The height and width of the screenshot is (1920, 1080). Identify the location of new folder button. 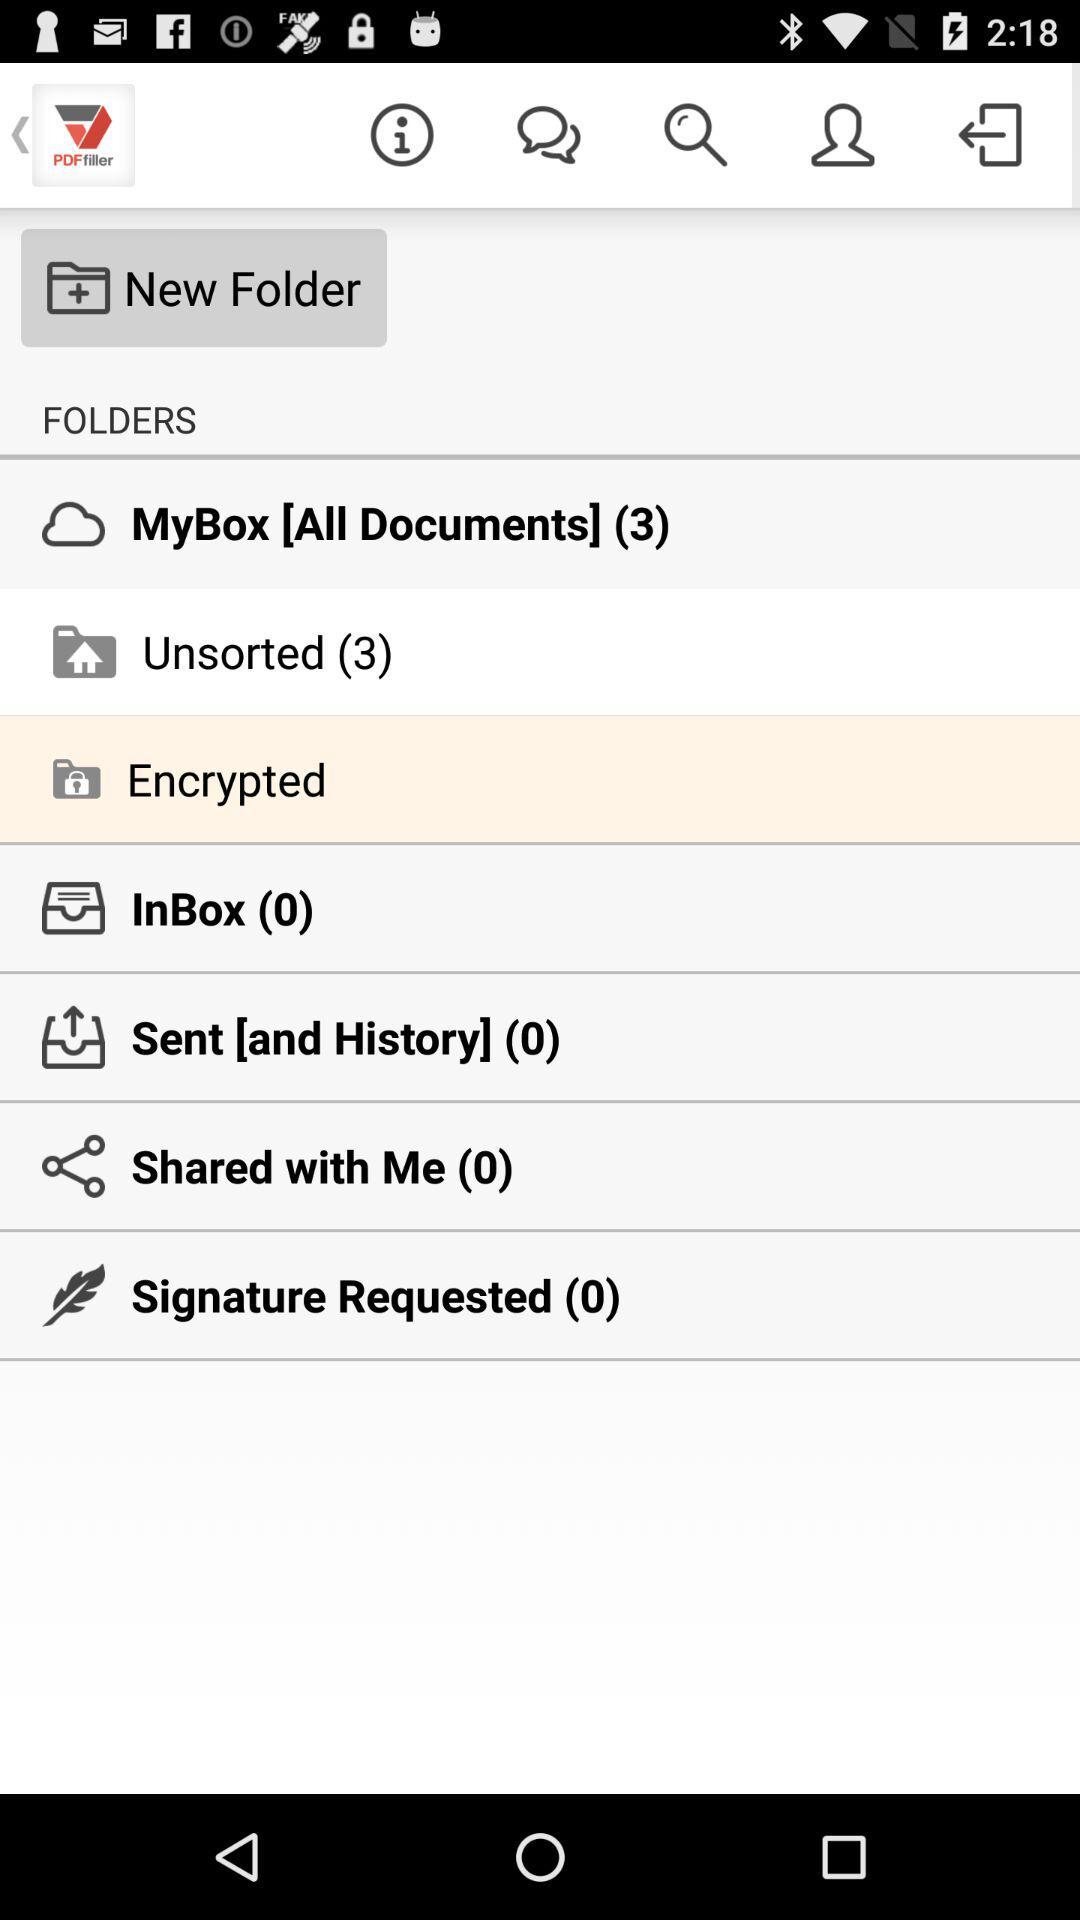
(204, 287).